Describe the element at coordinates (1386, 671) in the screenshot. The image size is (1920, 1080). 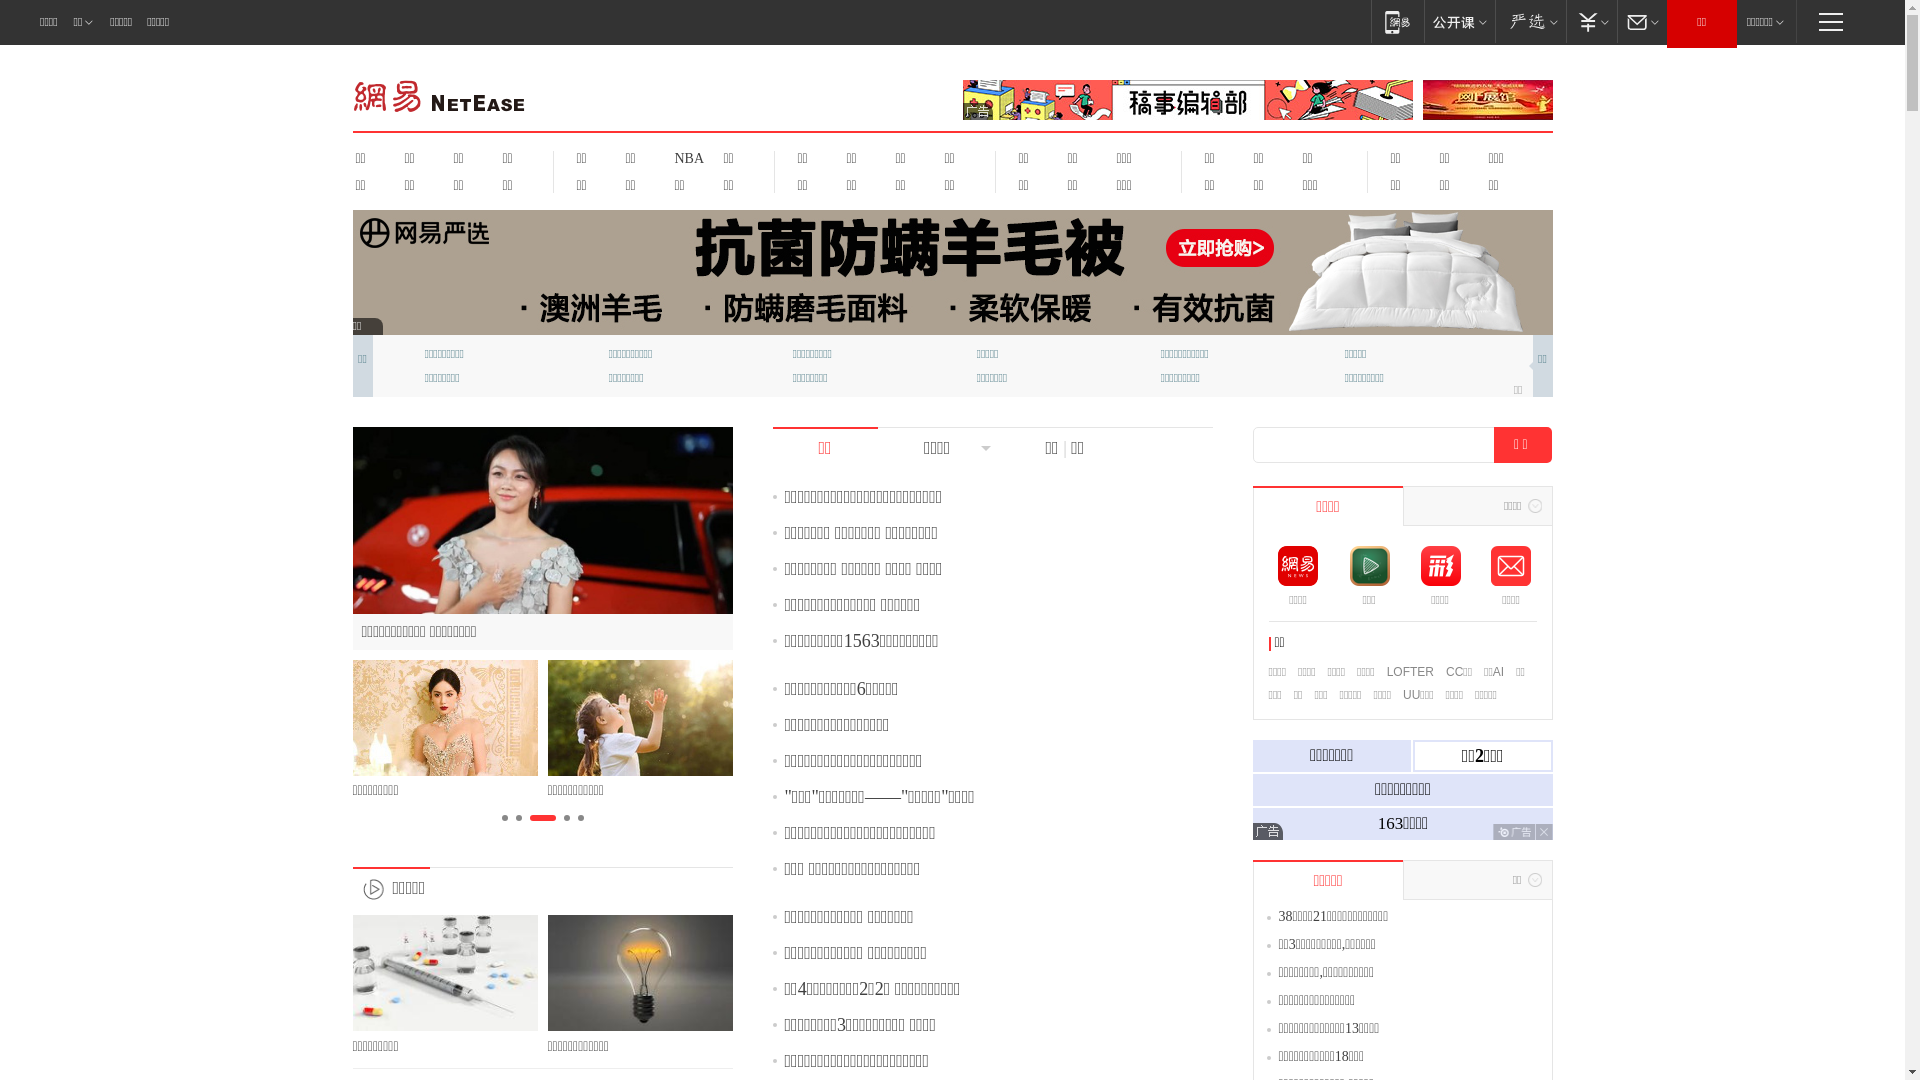
I see `'LOFTER'` at that location.